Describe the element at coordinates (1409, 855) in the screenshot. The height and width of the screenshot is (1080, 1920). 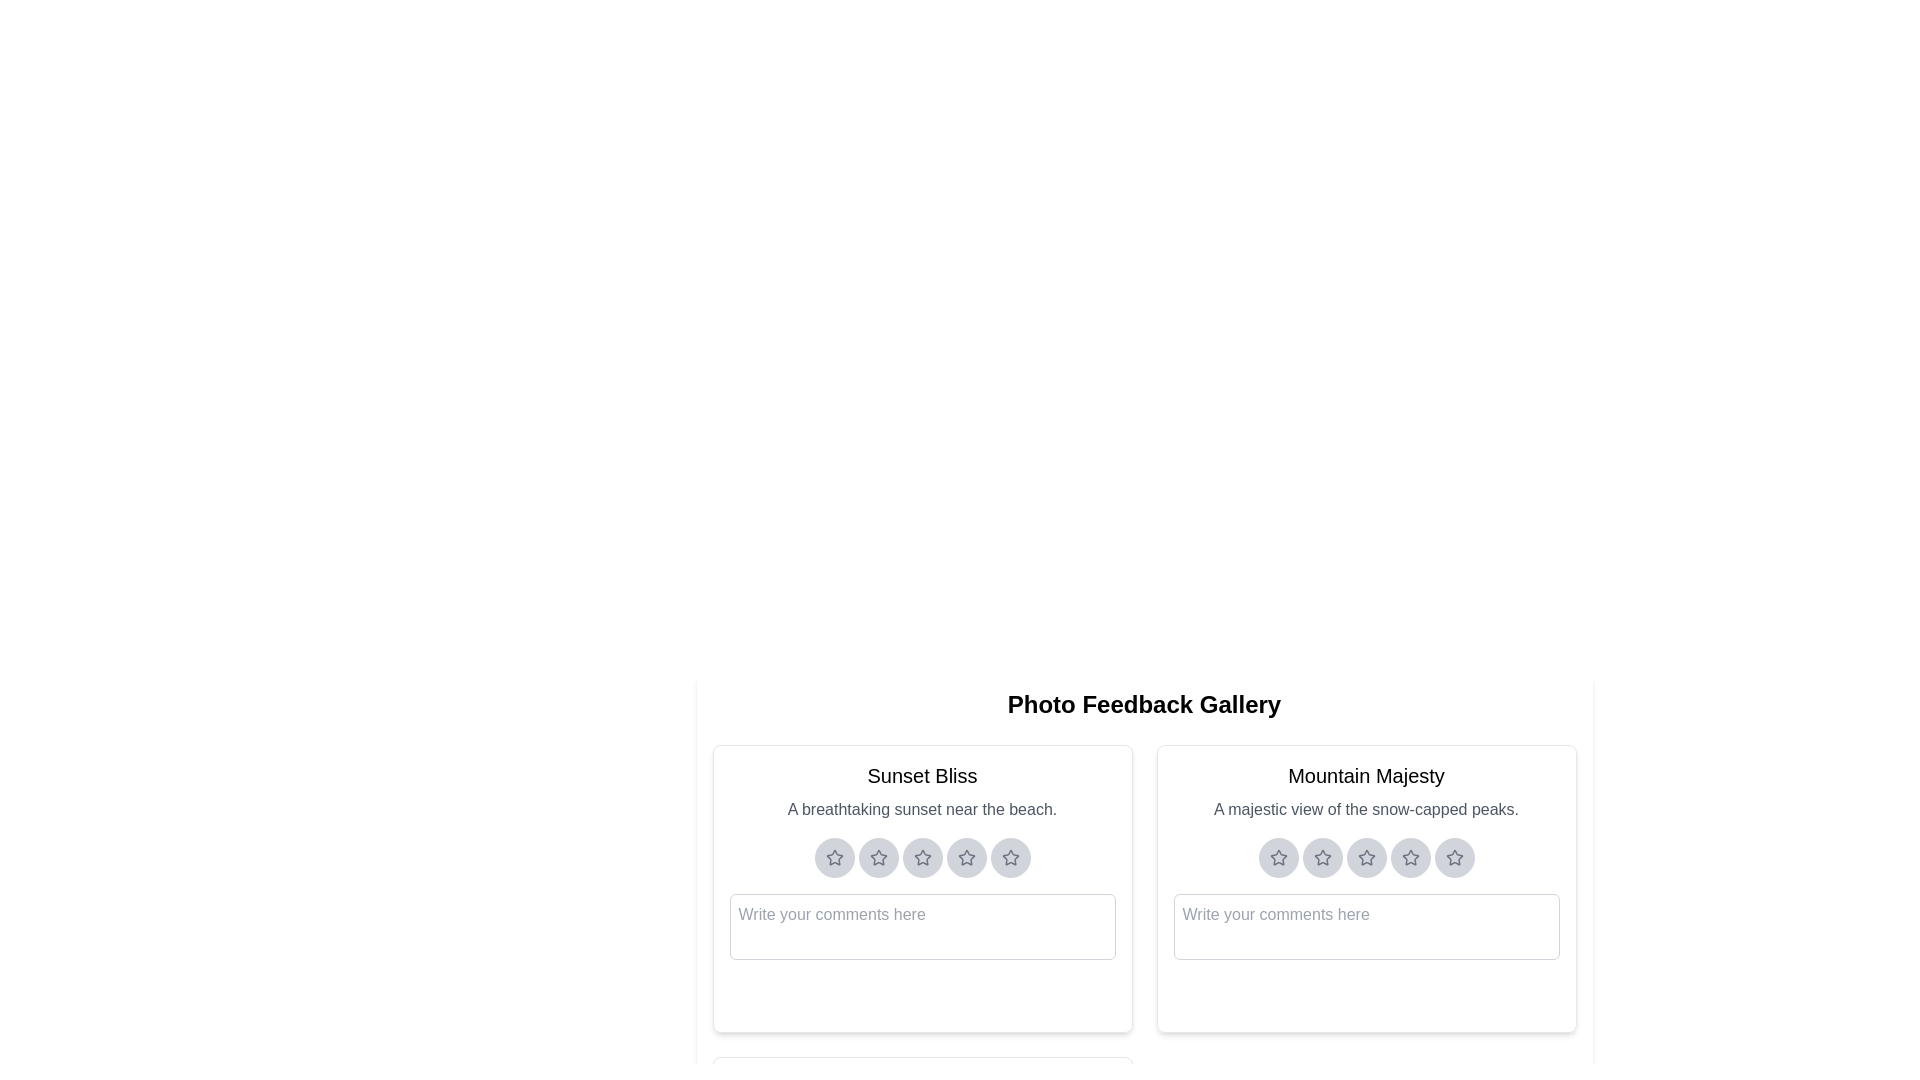
I see `the fourth selectable star icon in the rating system for 'Mountain Majesty'` at that location.